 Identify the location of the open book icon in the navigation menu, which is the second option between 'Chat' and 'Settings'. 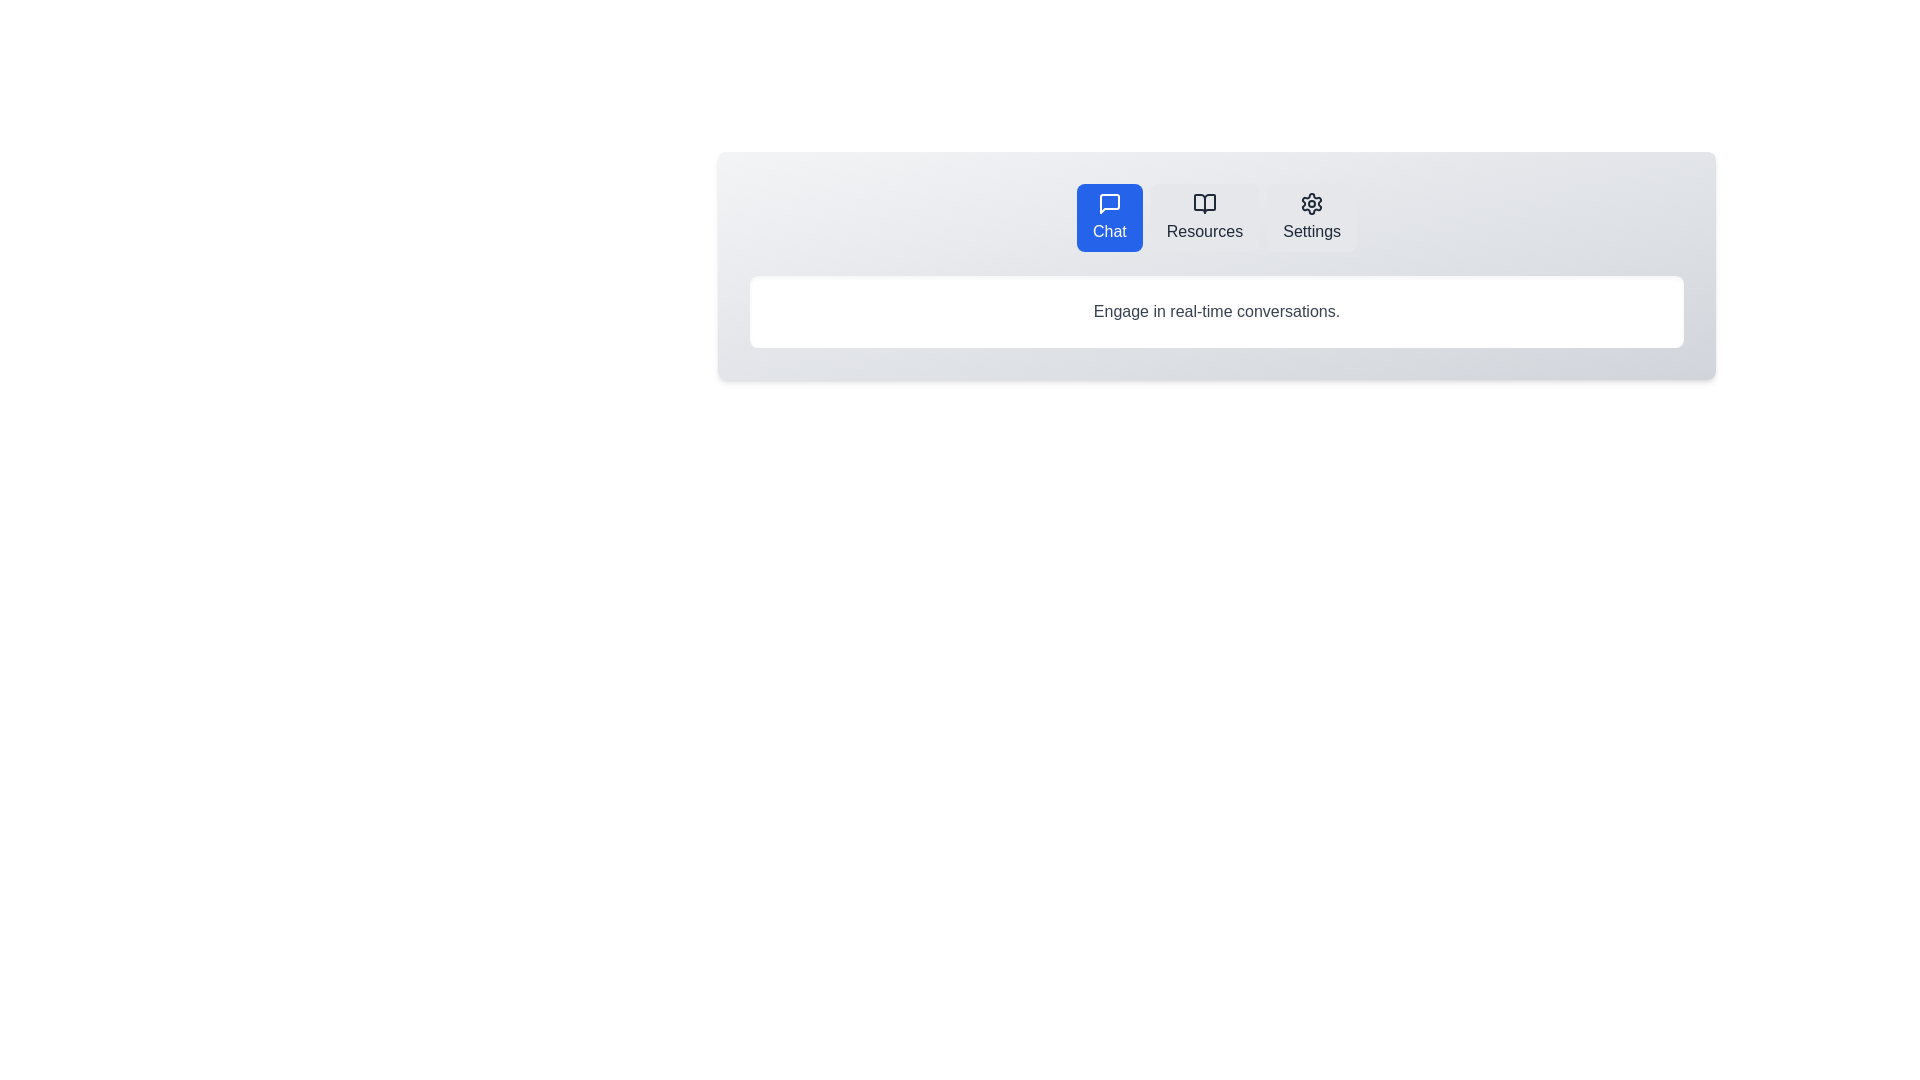
(1203, 204).